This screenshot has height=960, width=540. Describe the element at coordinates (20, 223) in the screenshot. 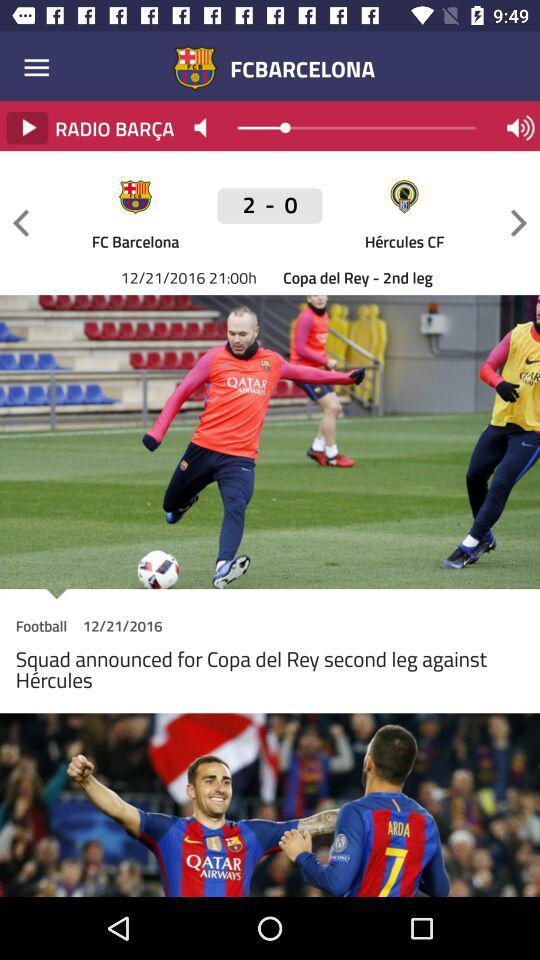

I see `previous` at that location.